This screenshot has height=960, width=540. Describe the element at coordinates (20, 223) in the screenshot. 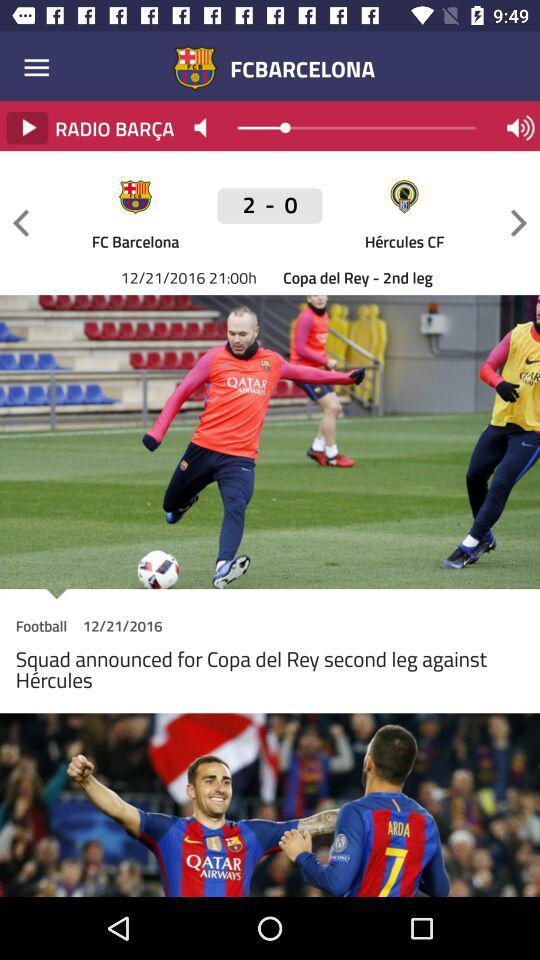

I see `previous` at that location.